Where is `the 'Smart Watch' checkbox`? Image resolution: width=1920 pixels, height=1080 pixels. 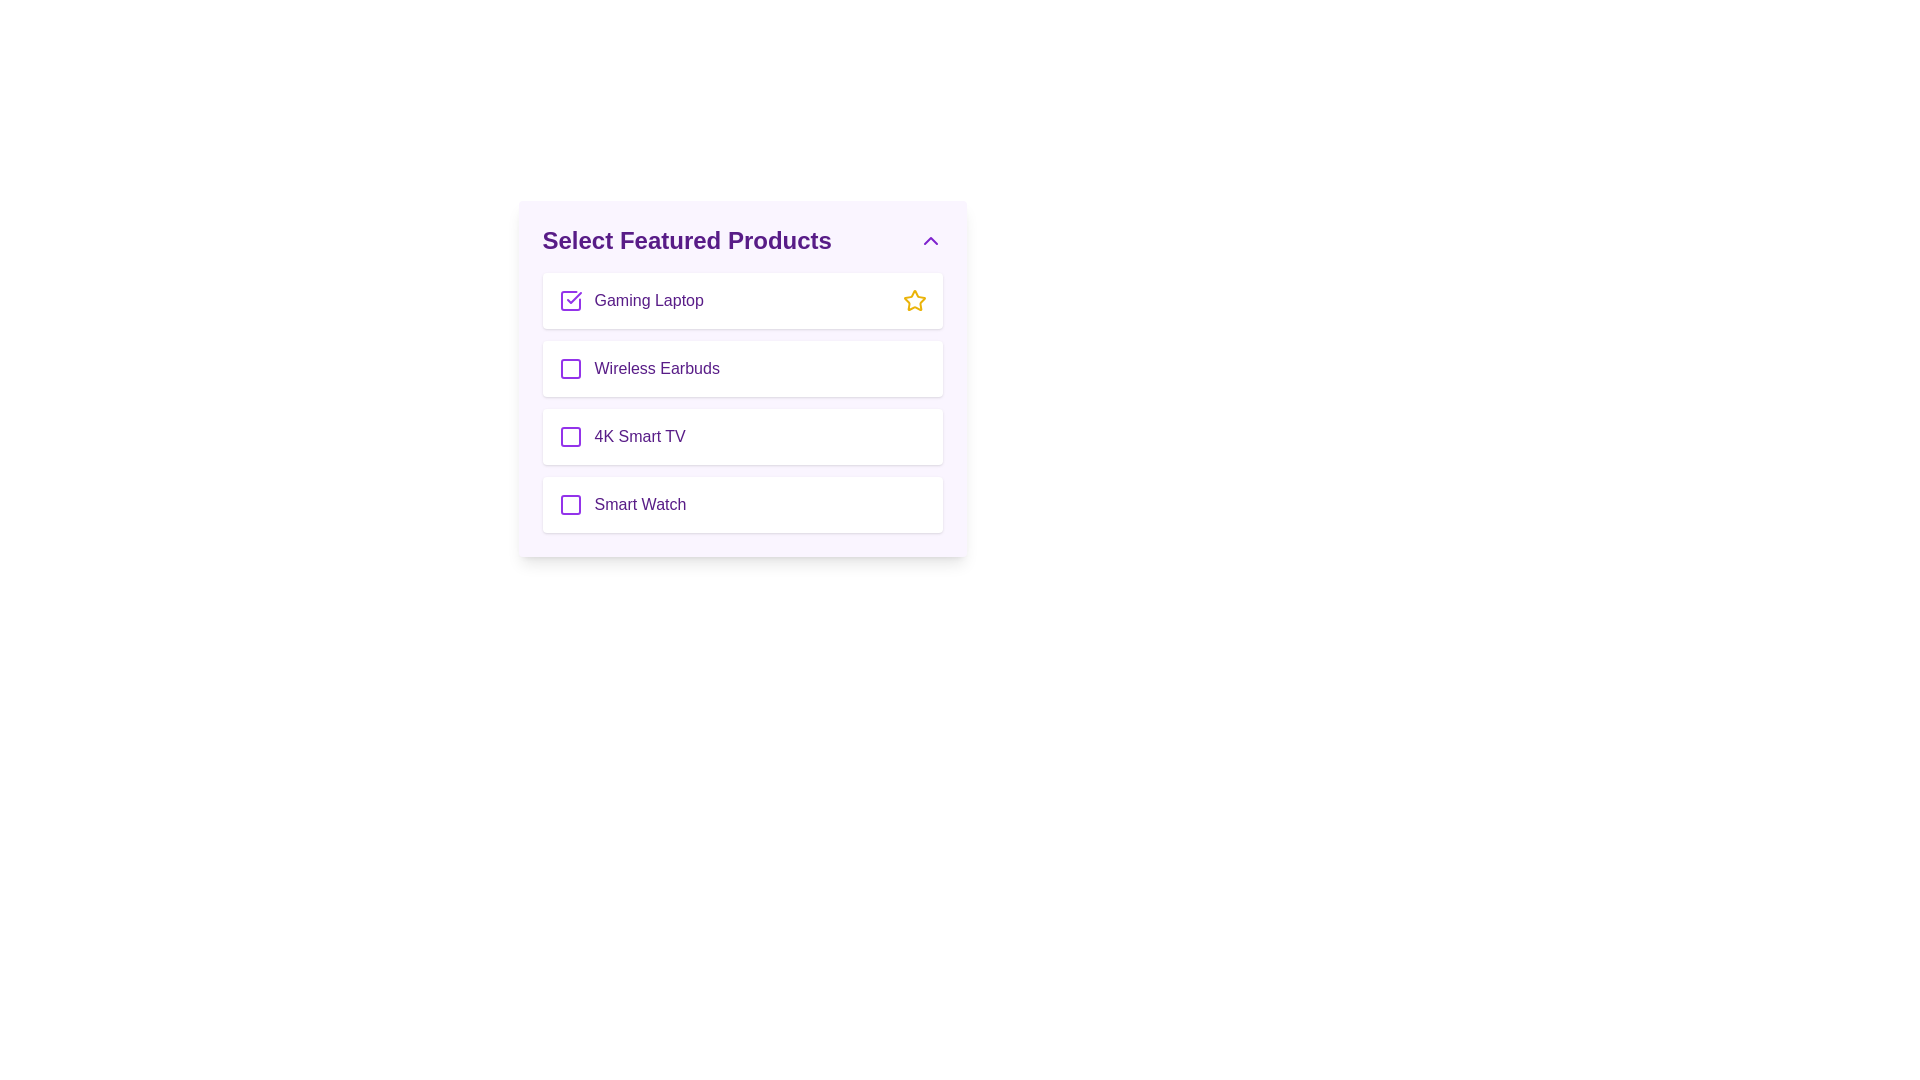 the 'Smart Watch' checkbox is located at coordinates (741, 504).